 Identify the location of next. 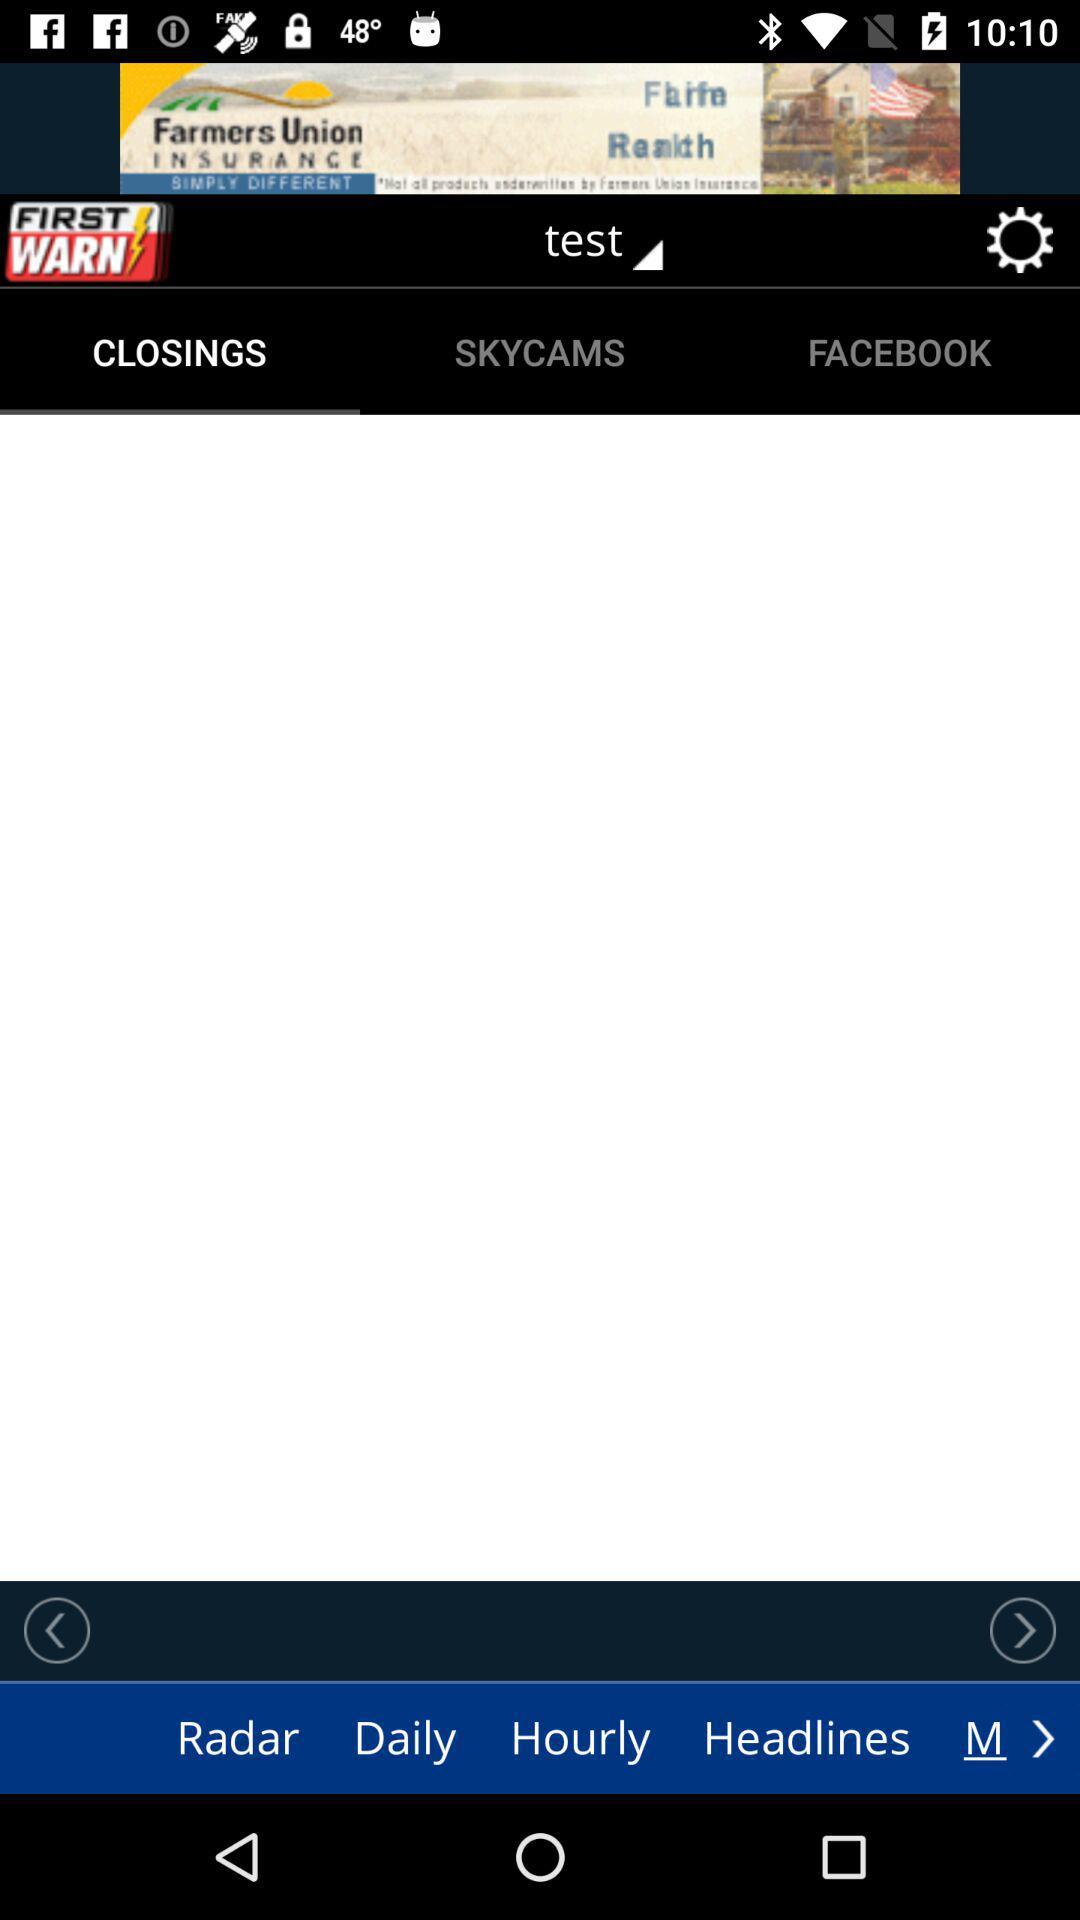
(1042, 1737).